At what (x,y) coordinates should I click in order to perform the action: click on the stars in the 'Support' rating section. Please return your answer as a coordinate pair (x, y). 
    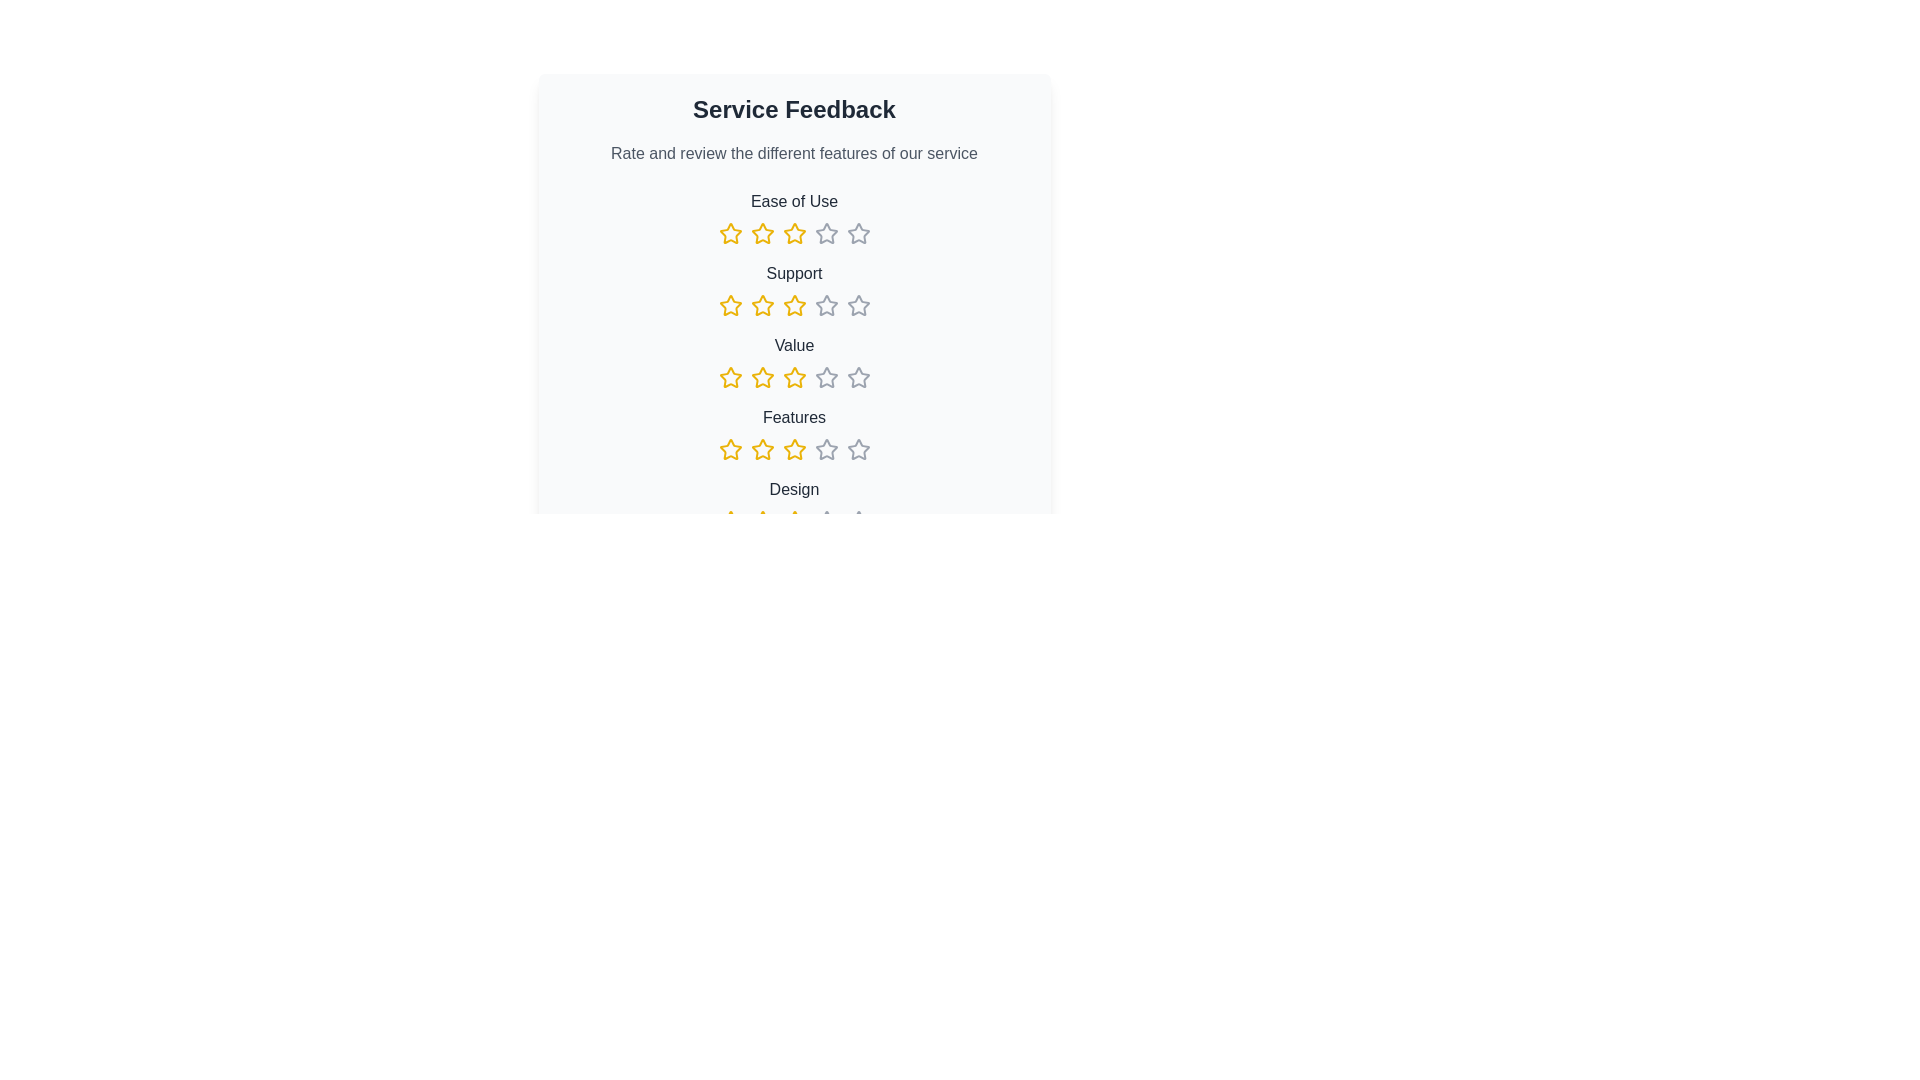
    Looking at the image, I should click on (793, 289).